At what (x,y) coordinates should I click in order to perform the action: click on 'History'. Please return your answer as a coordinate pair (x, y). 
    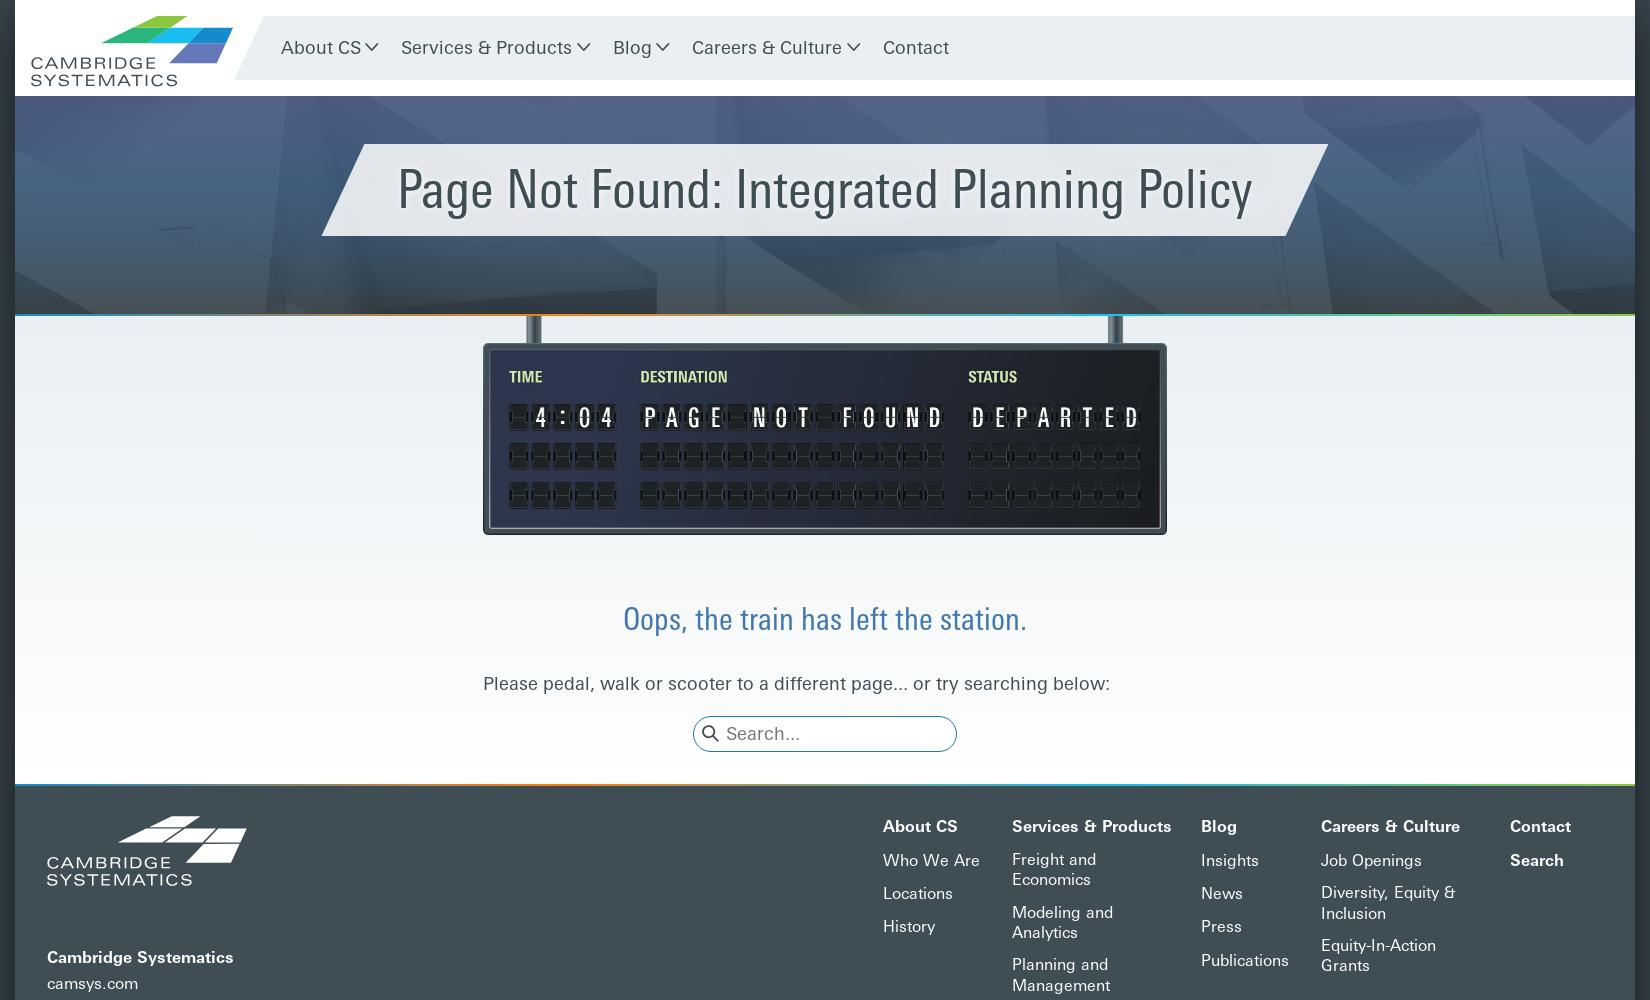
    Looking at the image, I should click on (908, 926).